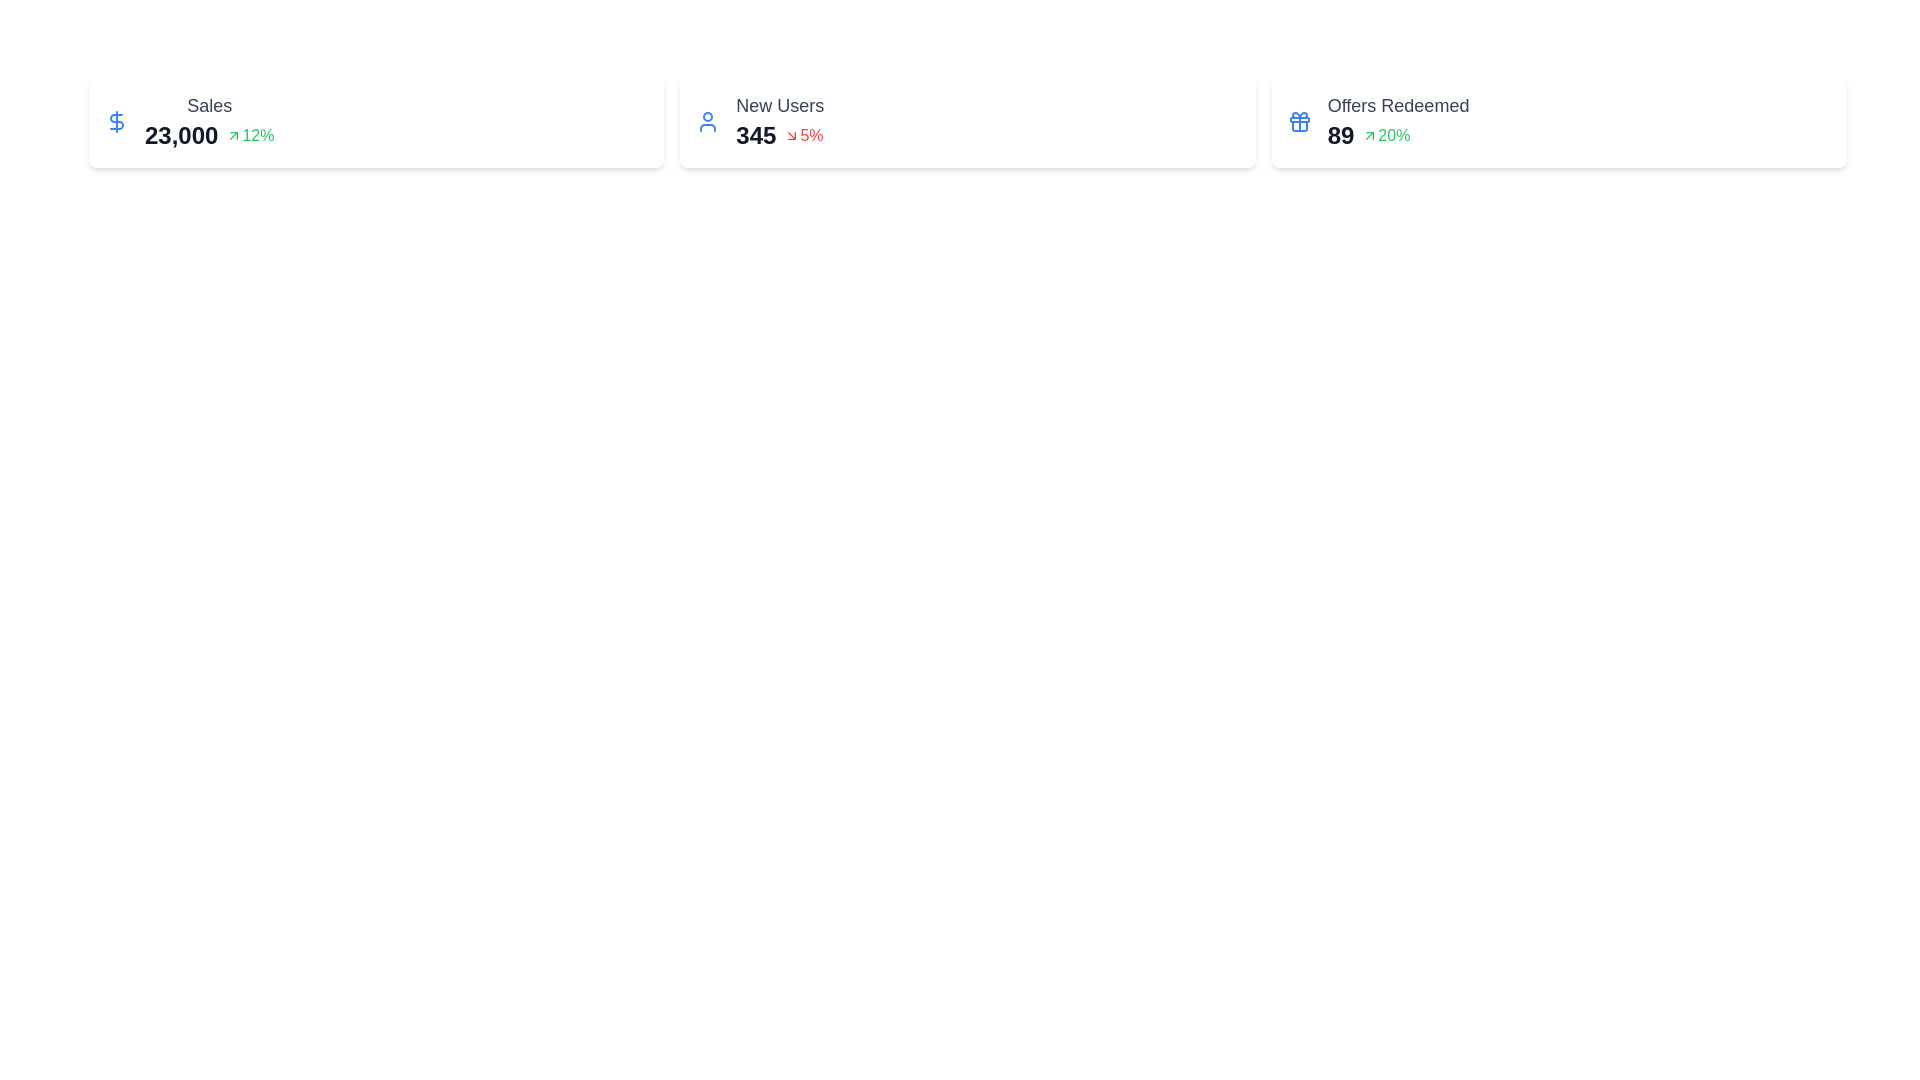 Image resolution: width=1920 pixels, height=1080 pixels. Describe the element at coordinates (1369, 135) in the screenshot. I see `the upward trend icon located to the left of the green '20%' text within the 'Offers Redeemed' card, positioned at the upper-right corner of the card` at that location.